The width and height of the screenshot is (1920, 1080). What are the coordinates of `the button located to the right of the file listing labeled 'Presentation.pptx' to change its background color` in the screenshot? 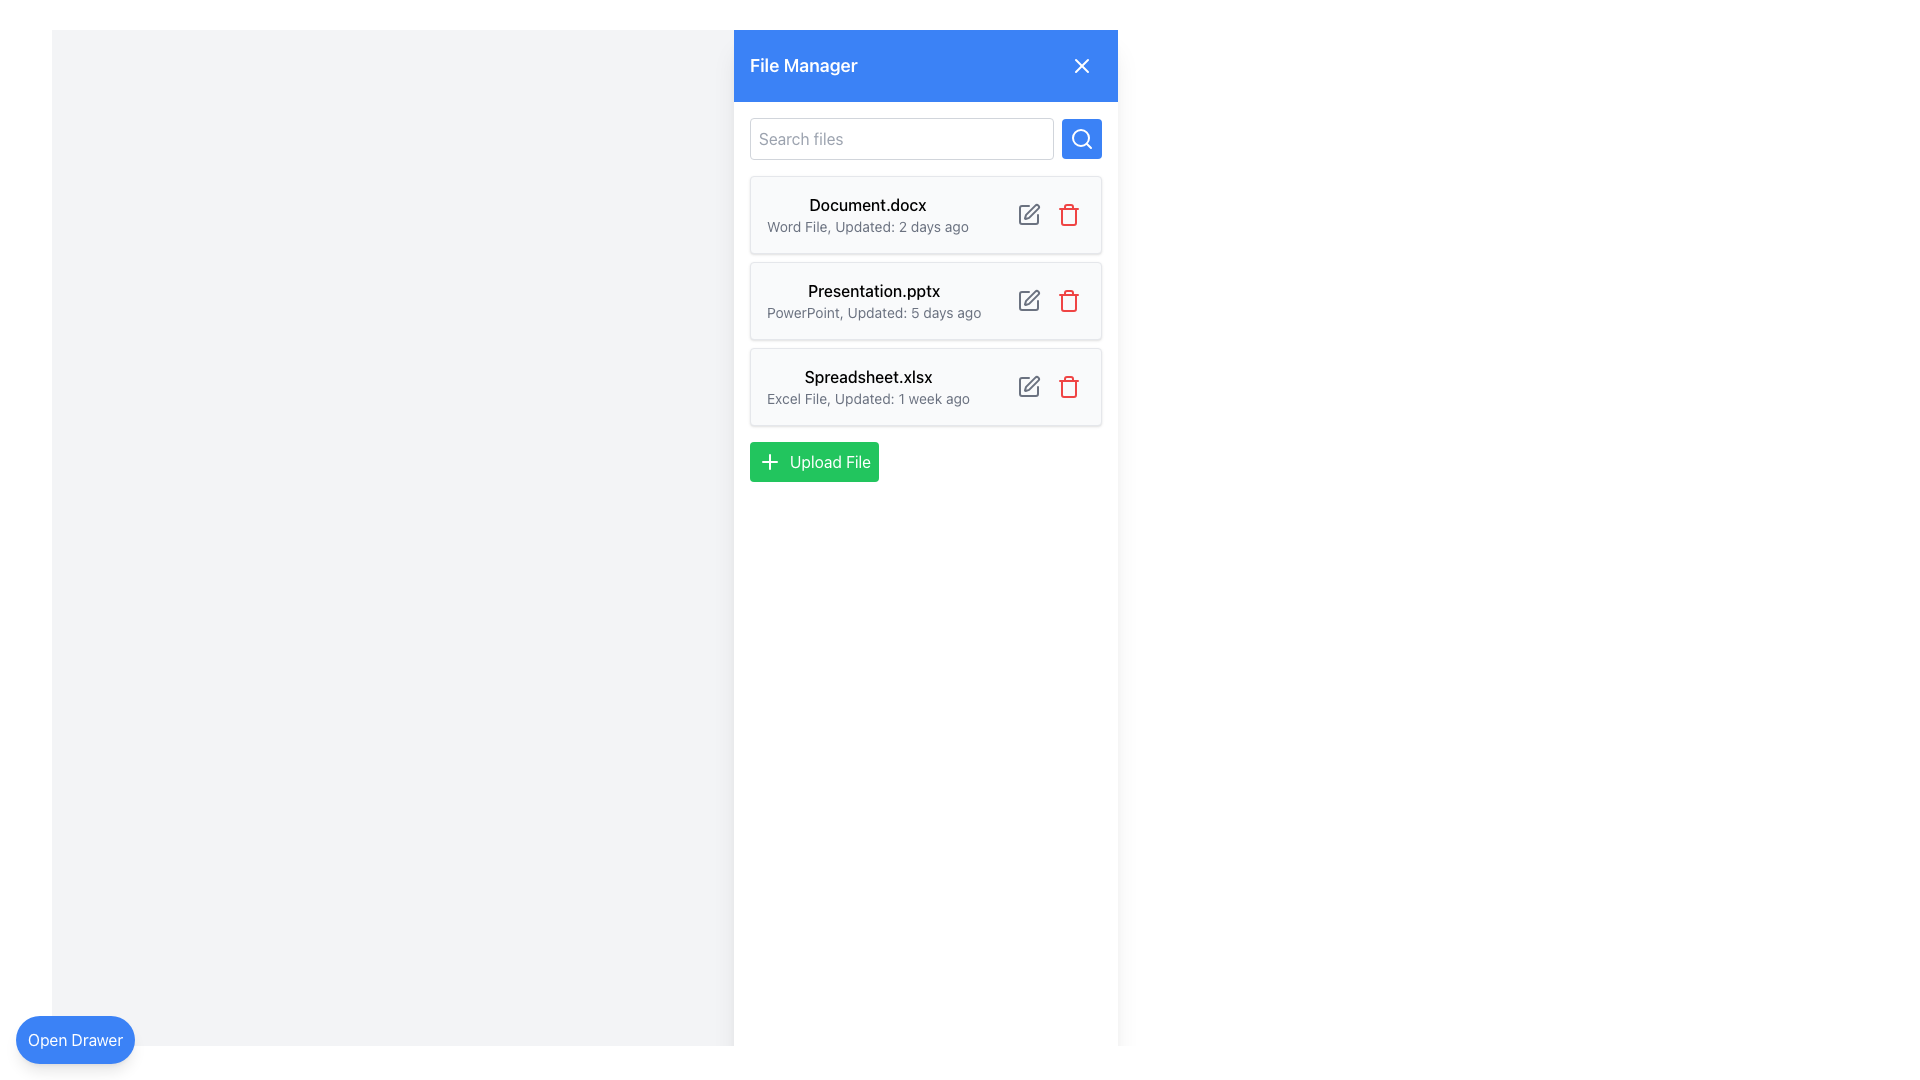 It's located at (1028, 300).